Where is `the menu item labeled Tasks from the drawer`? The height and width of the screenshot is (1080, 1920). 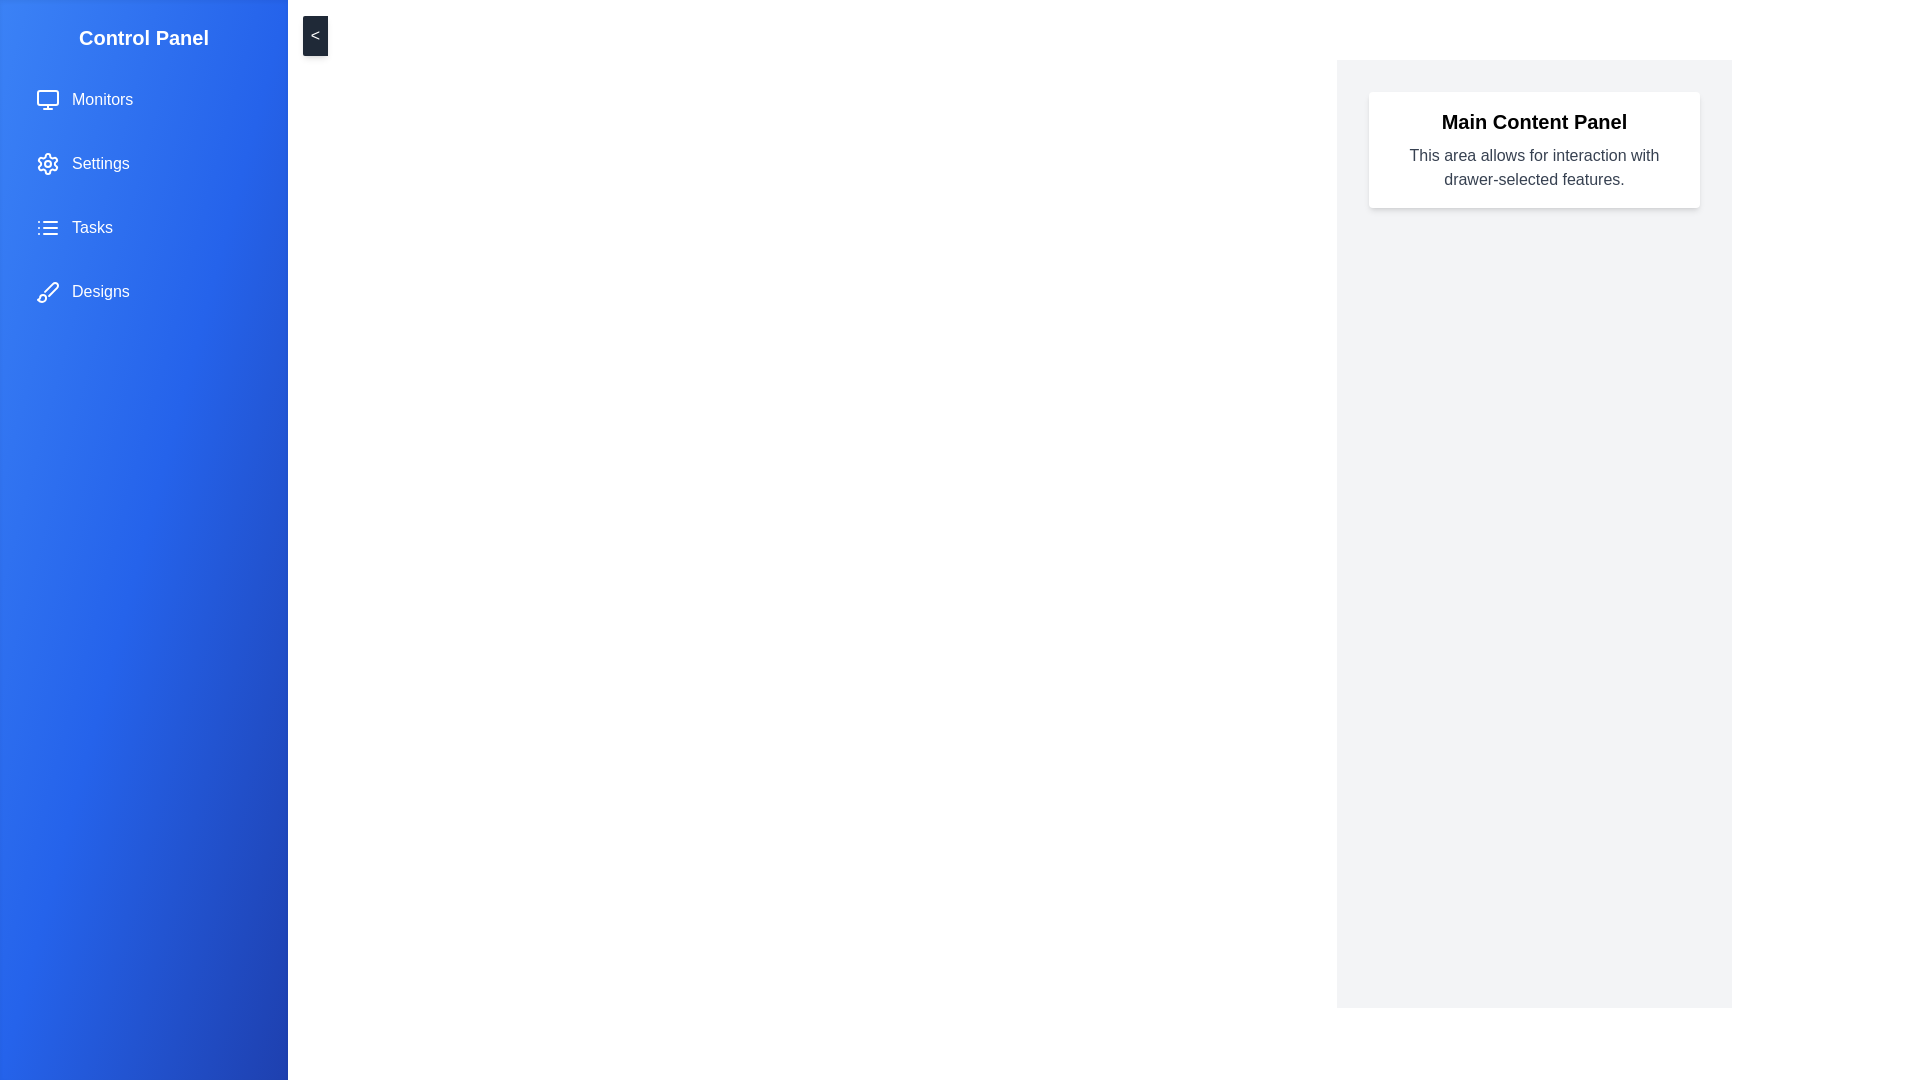
the menu item labeled Tasks from the drawer is located at coordinates (143, 226).